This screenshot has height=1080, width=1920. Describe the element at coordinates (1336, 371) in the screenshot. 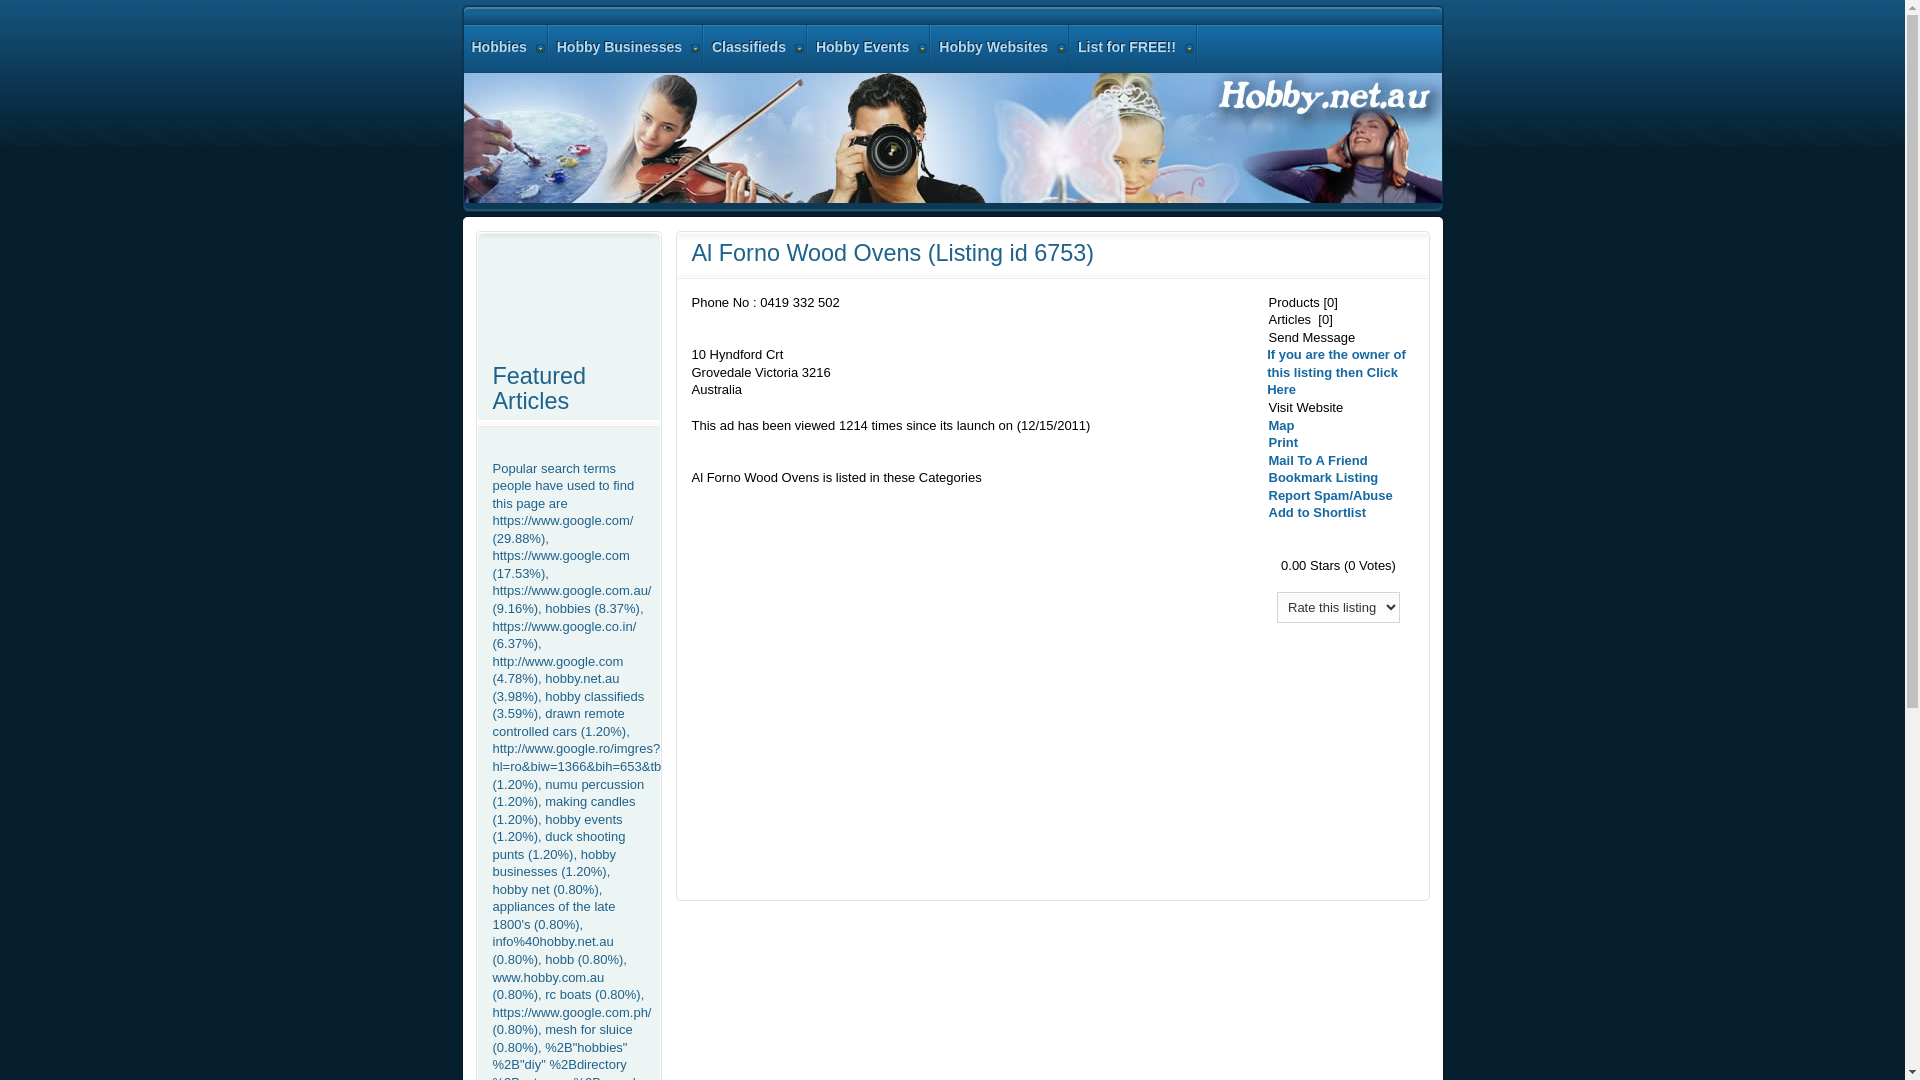

I see `'If you are the owner of this listing then Click Here'` at that location.